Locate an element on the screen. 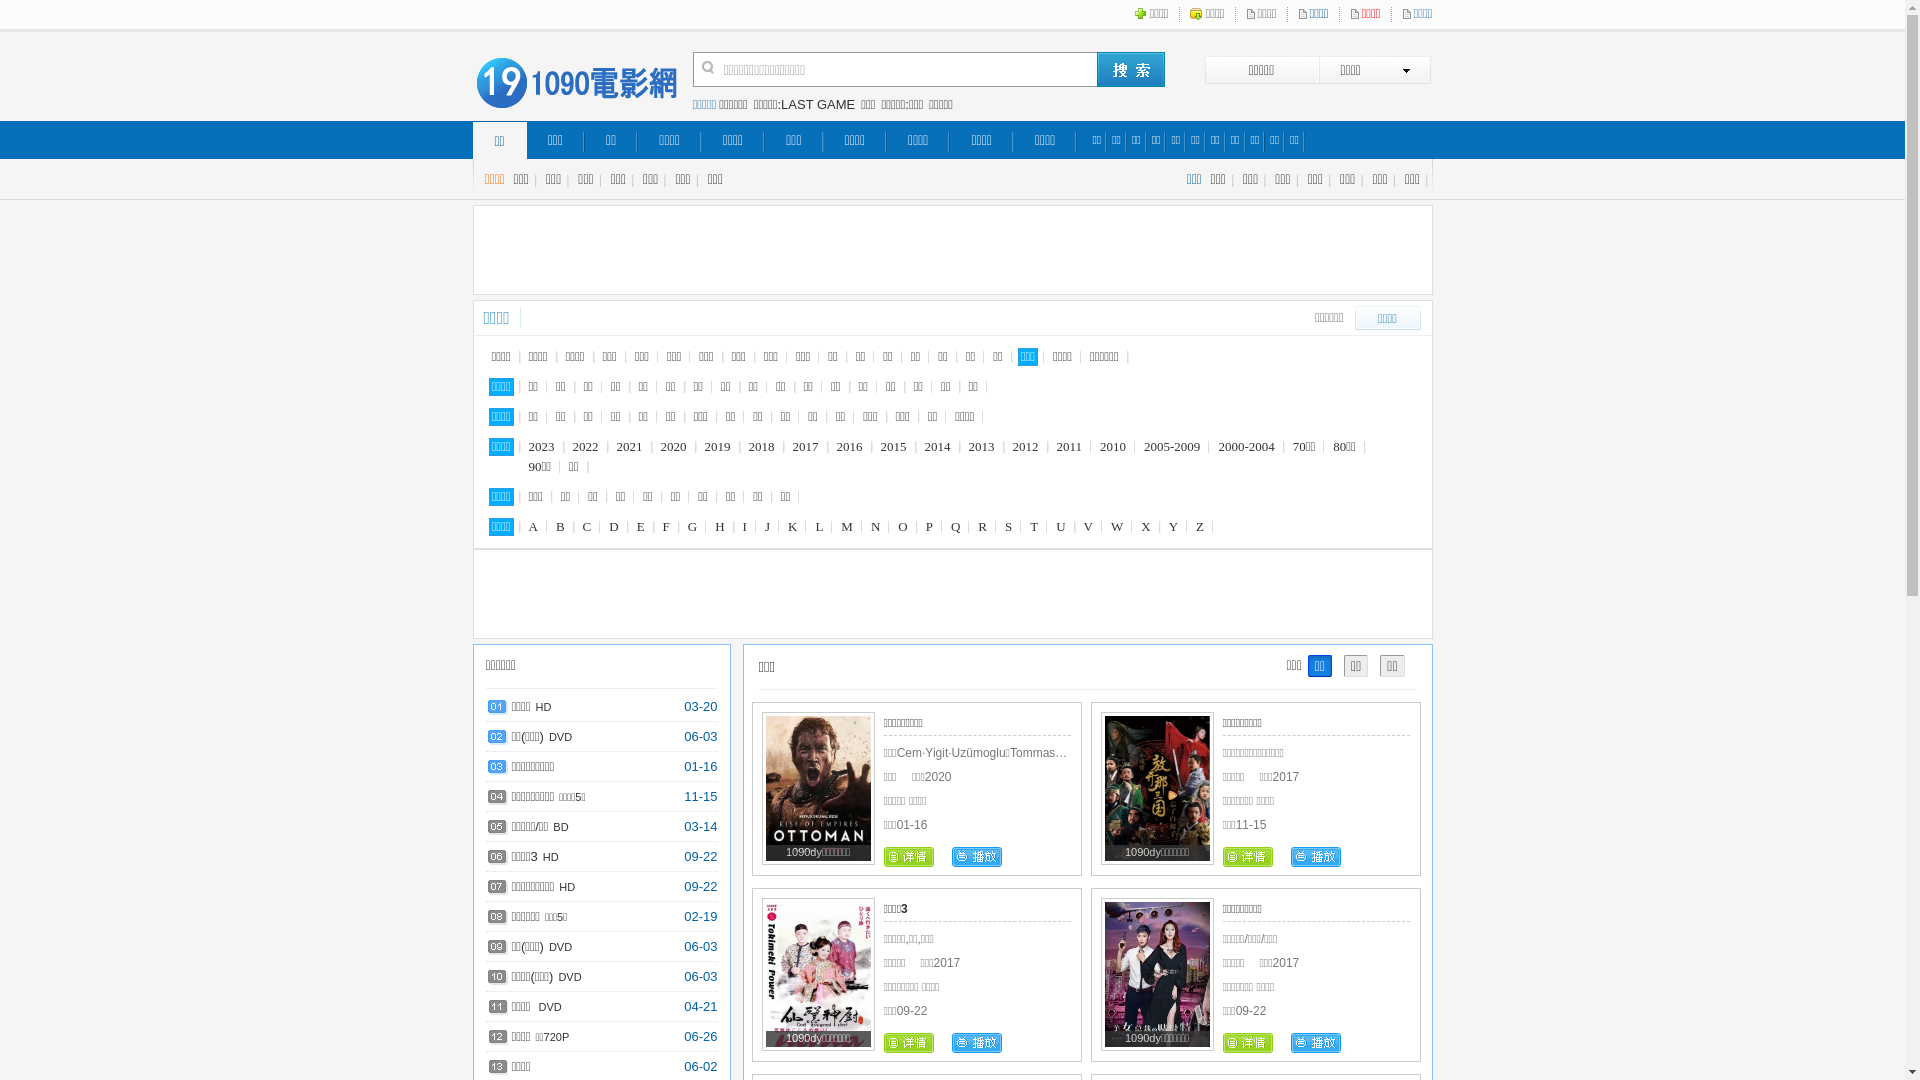  'Y' is located at coordinates (1173, 526).